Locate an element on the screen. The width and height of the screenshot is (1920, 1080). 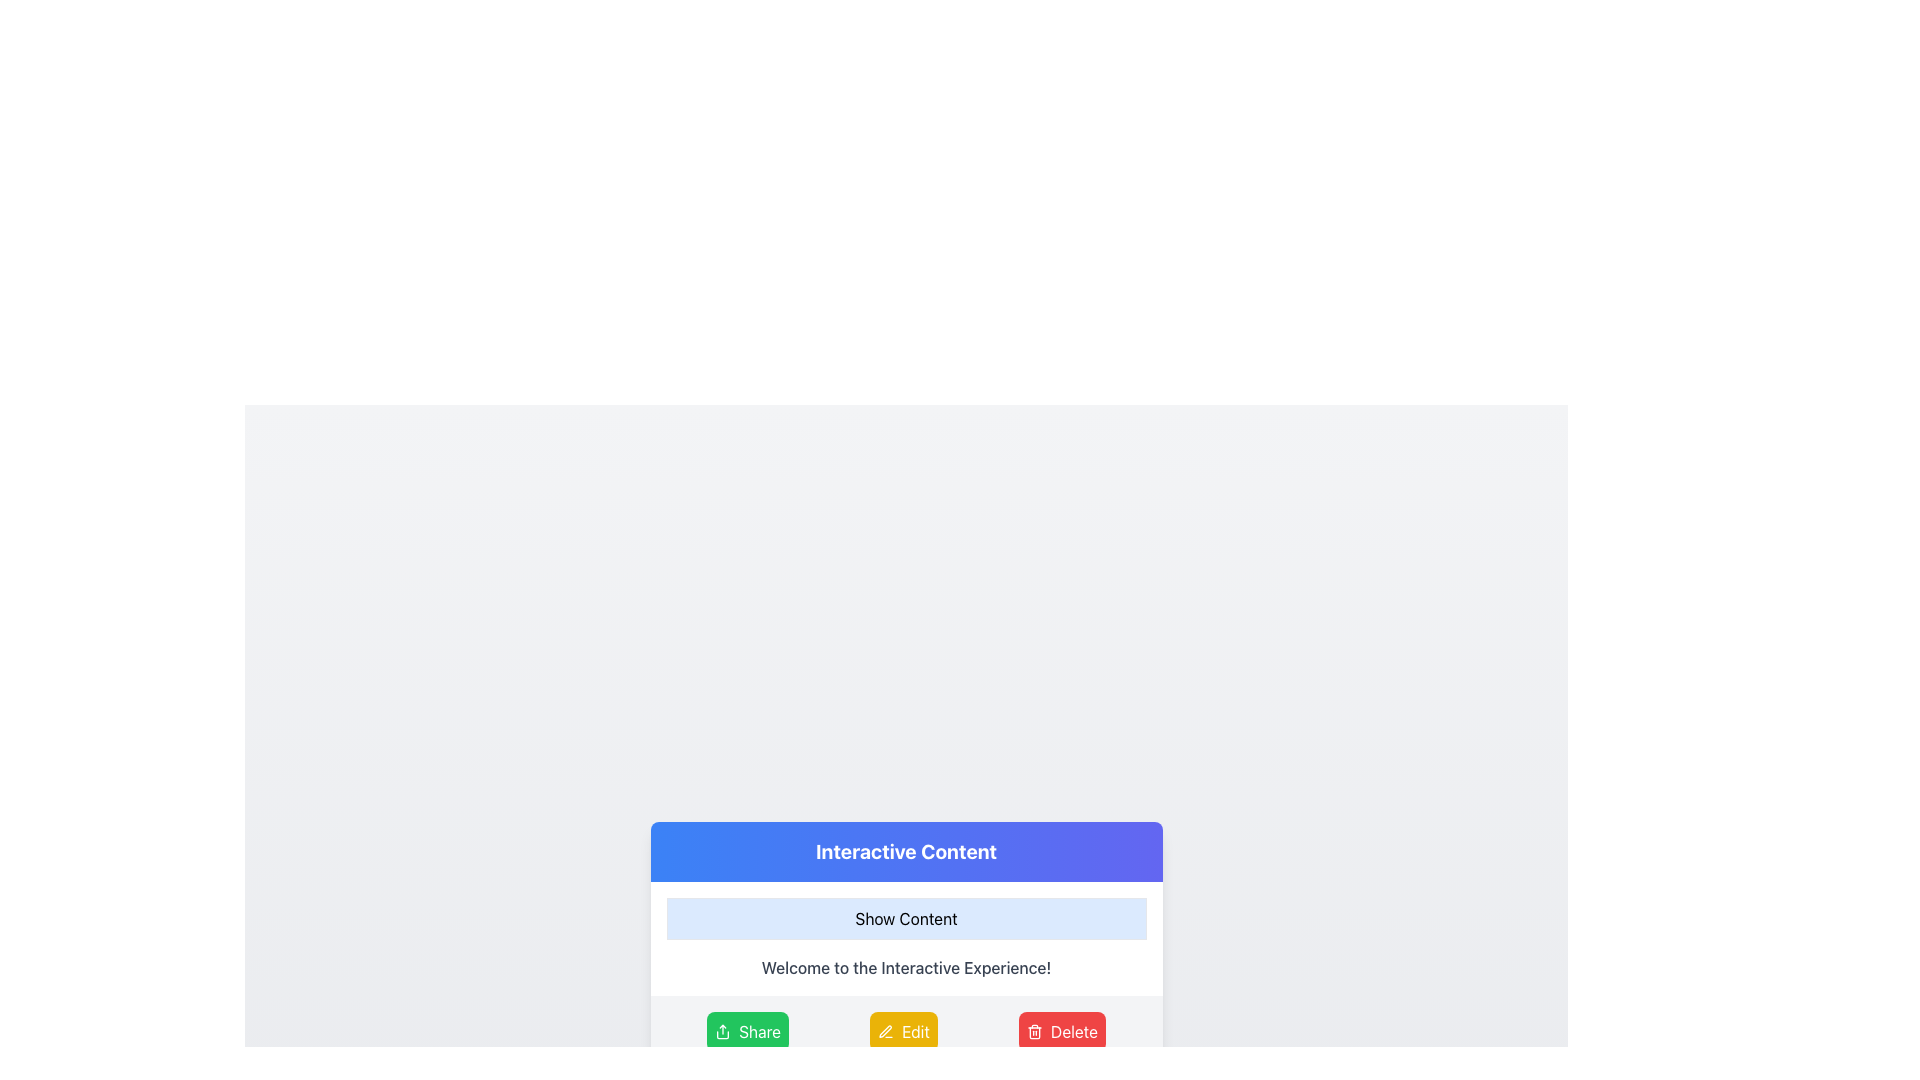
the 'Edit' button, which contains a small pen-shaped icon with a yellow background is located at coordinates (885, 1032).